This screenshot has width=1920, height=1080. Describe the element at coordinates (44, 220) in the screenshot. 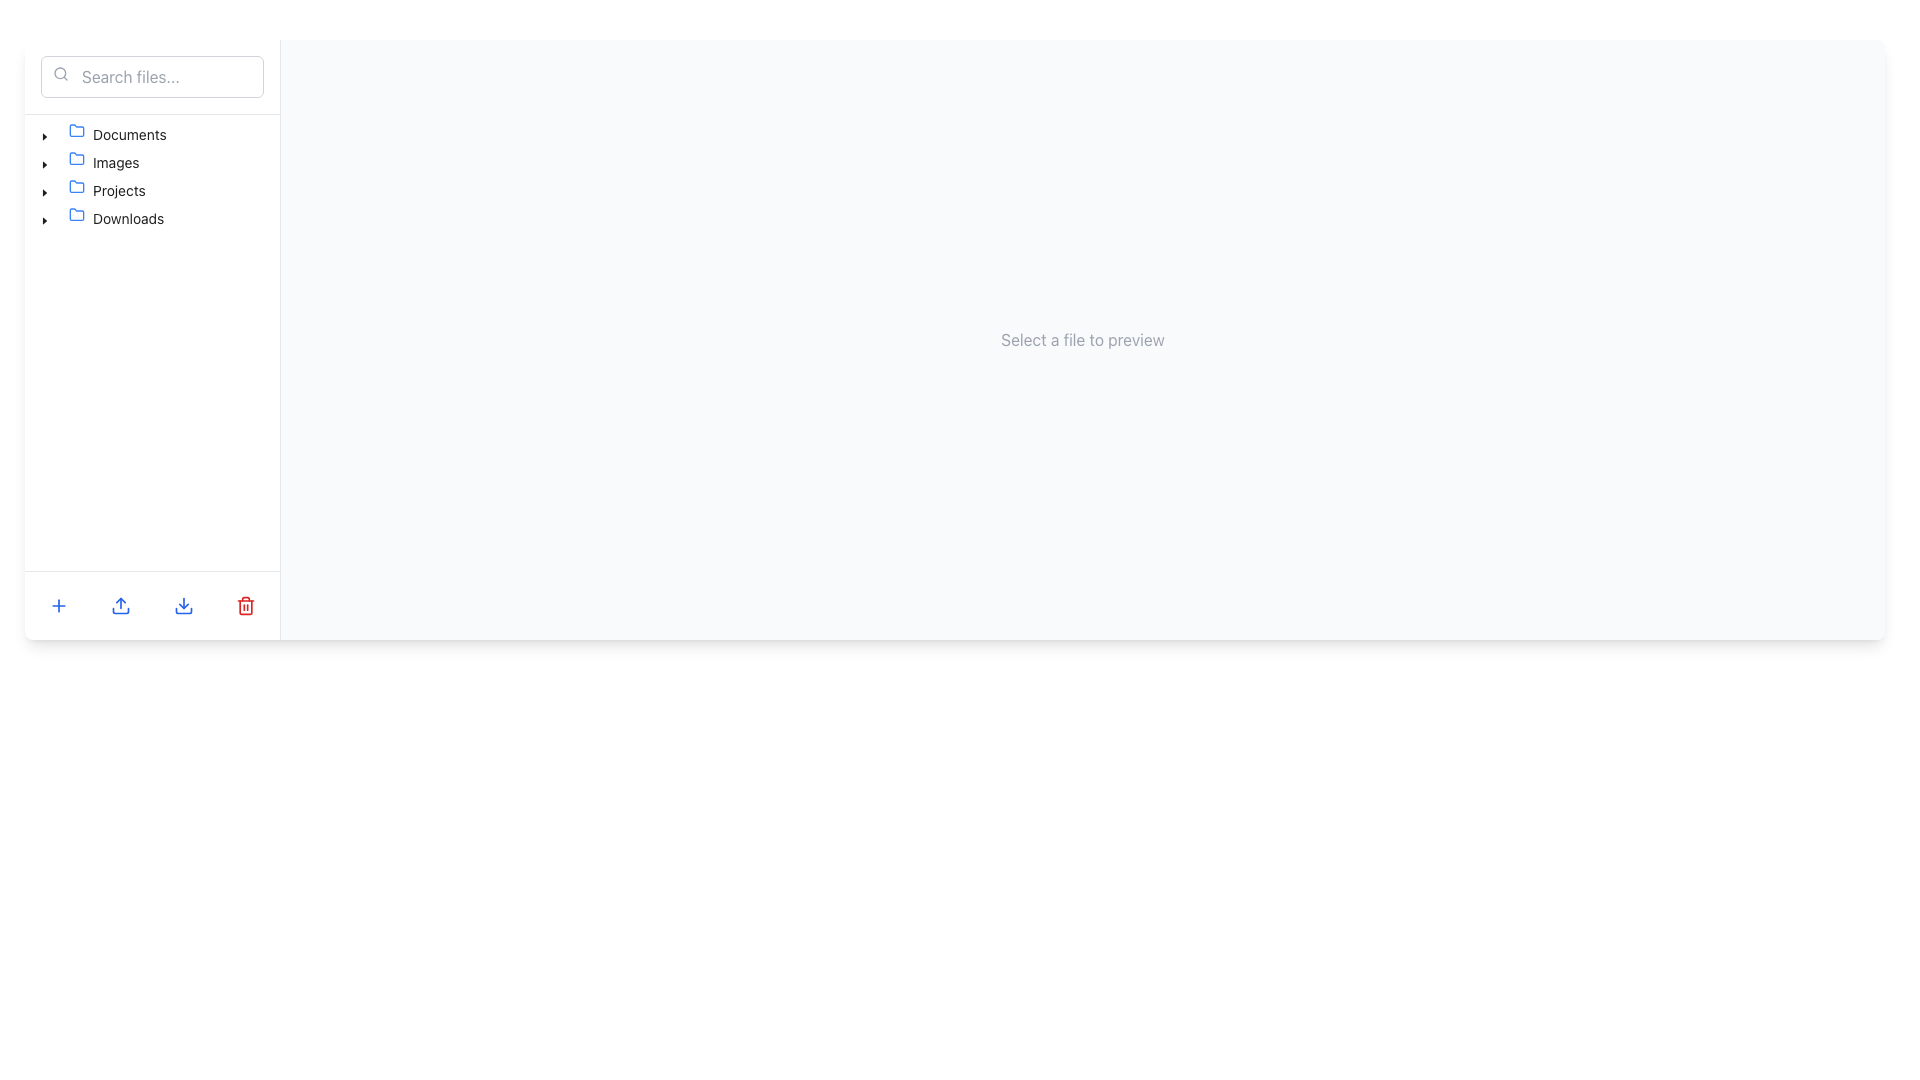

I see `the Caret-down icon next to the 'Downloads' folder label` at that location.